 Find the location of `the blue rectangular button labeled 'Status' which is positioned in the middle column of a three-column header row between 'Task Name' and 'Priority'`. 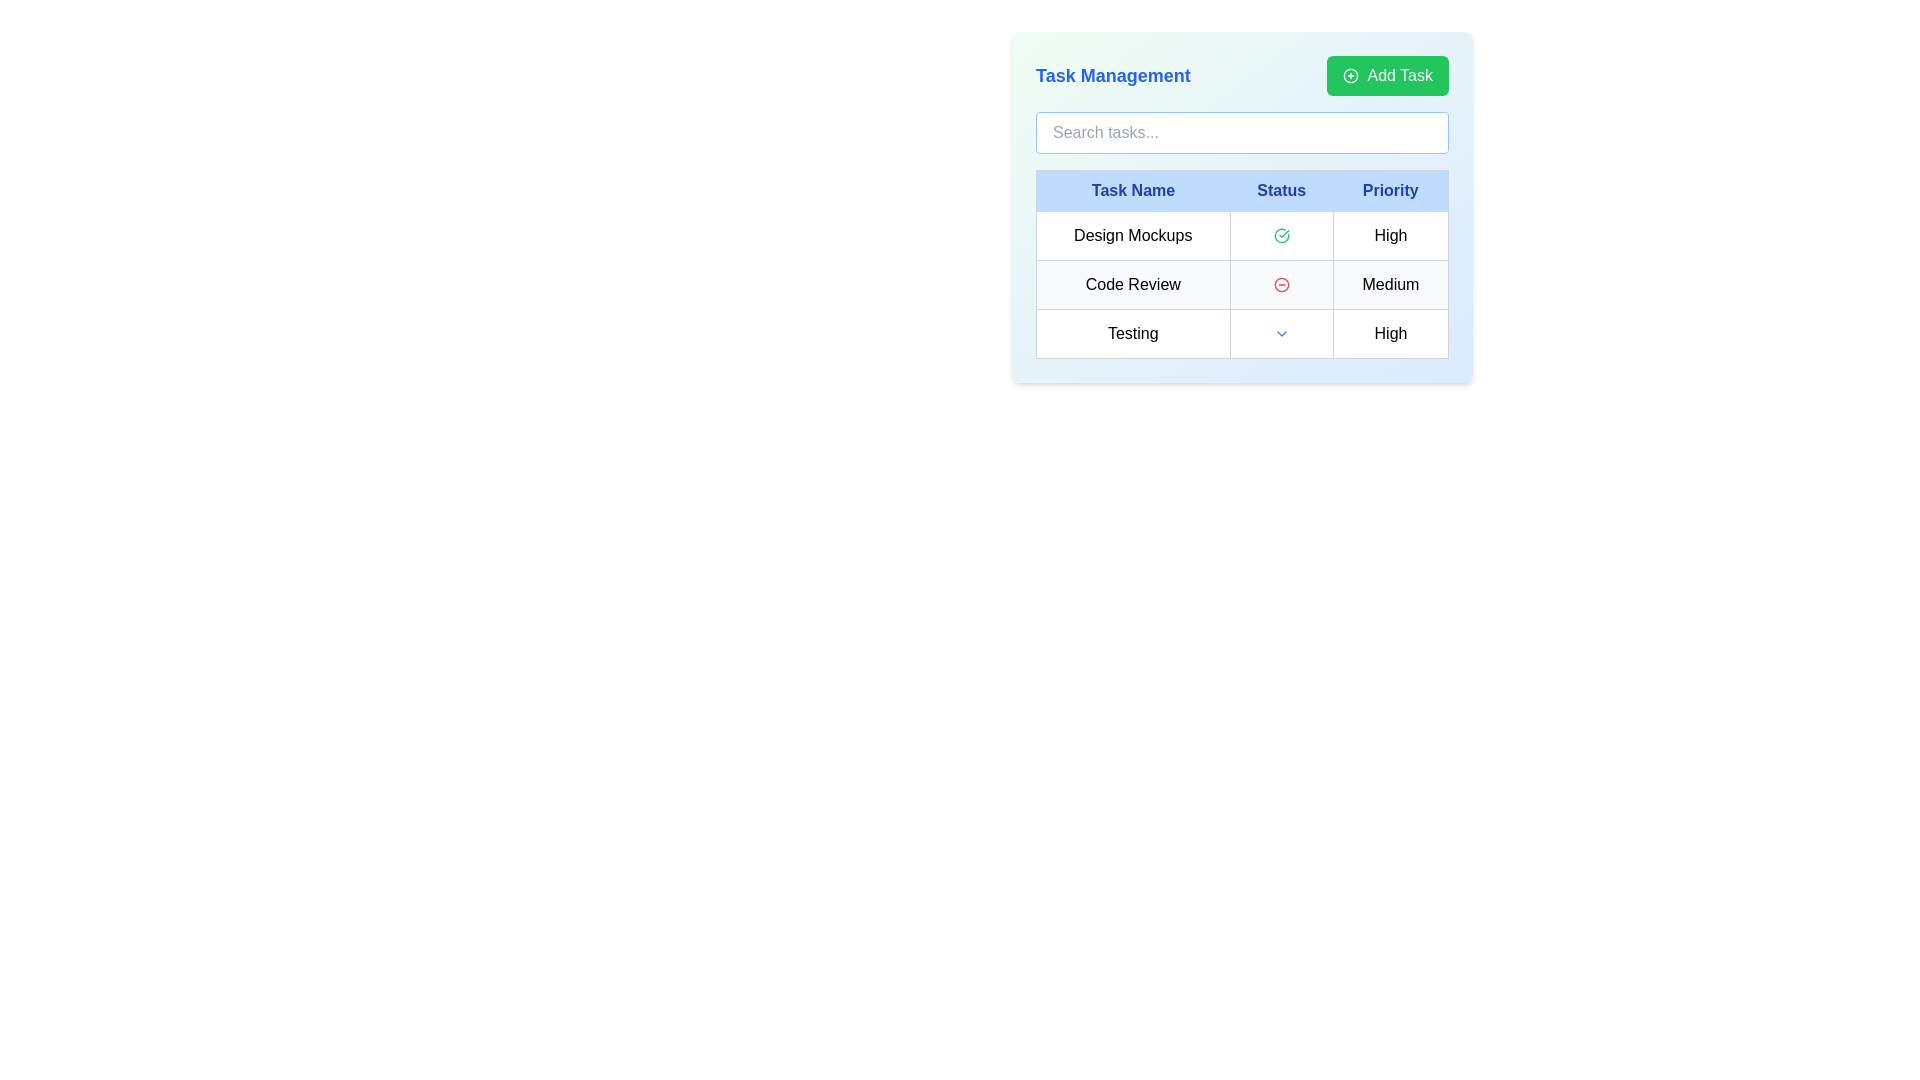

the blue rectangular button labeled 'Status' which is positioned in the middle column of a three-column header row between 'Task Name' and 'Priority' is located at coordinates (1281, 191).